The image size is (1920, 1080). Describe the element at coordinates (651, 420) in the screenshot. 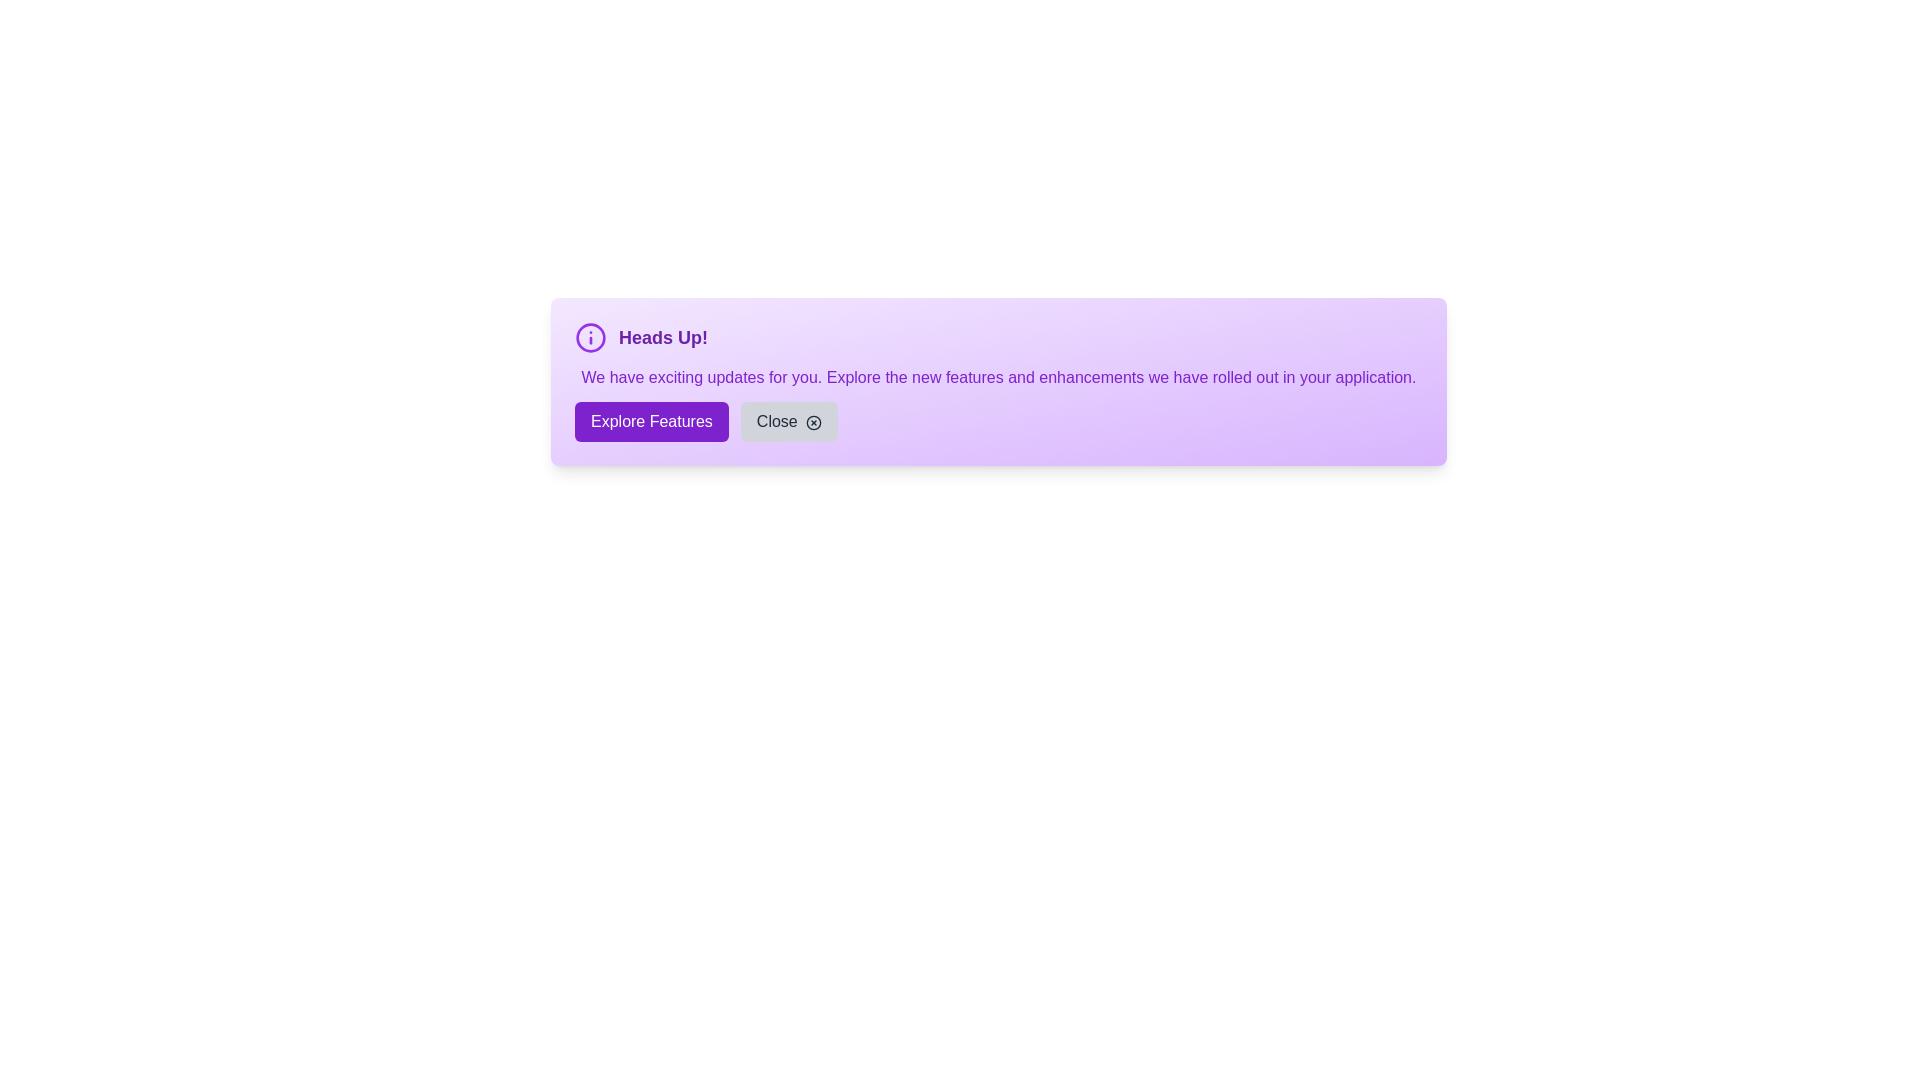

I see `'Explore Features' button to navigate to the features section` at that location.